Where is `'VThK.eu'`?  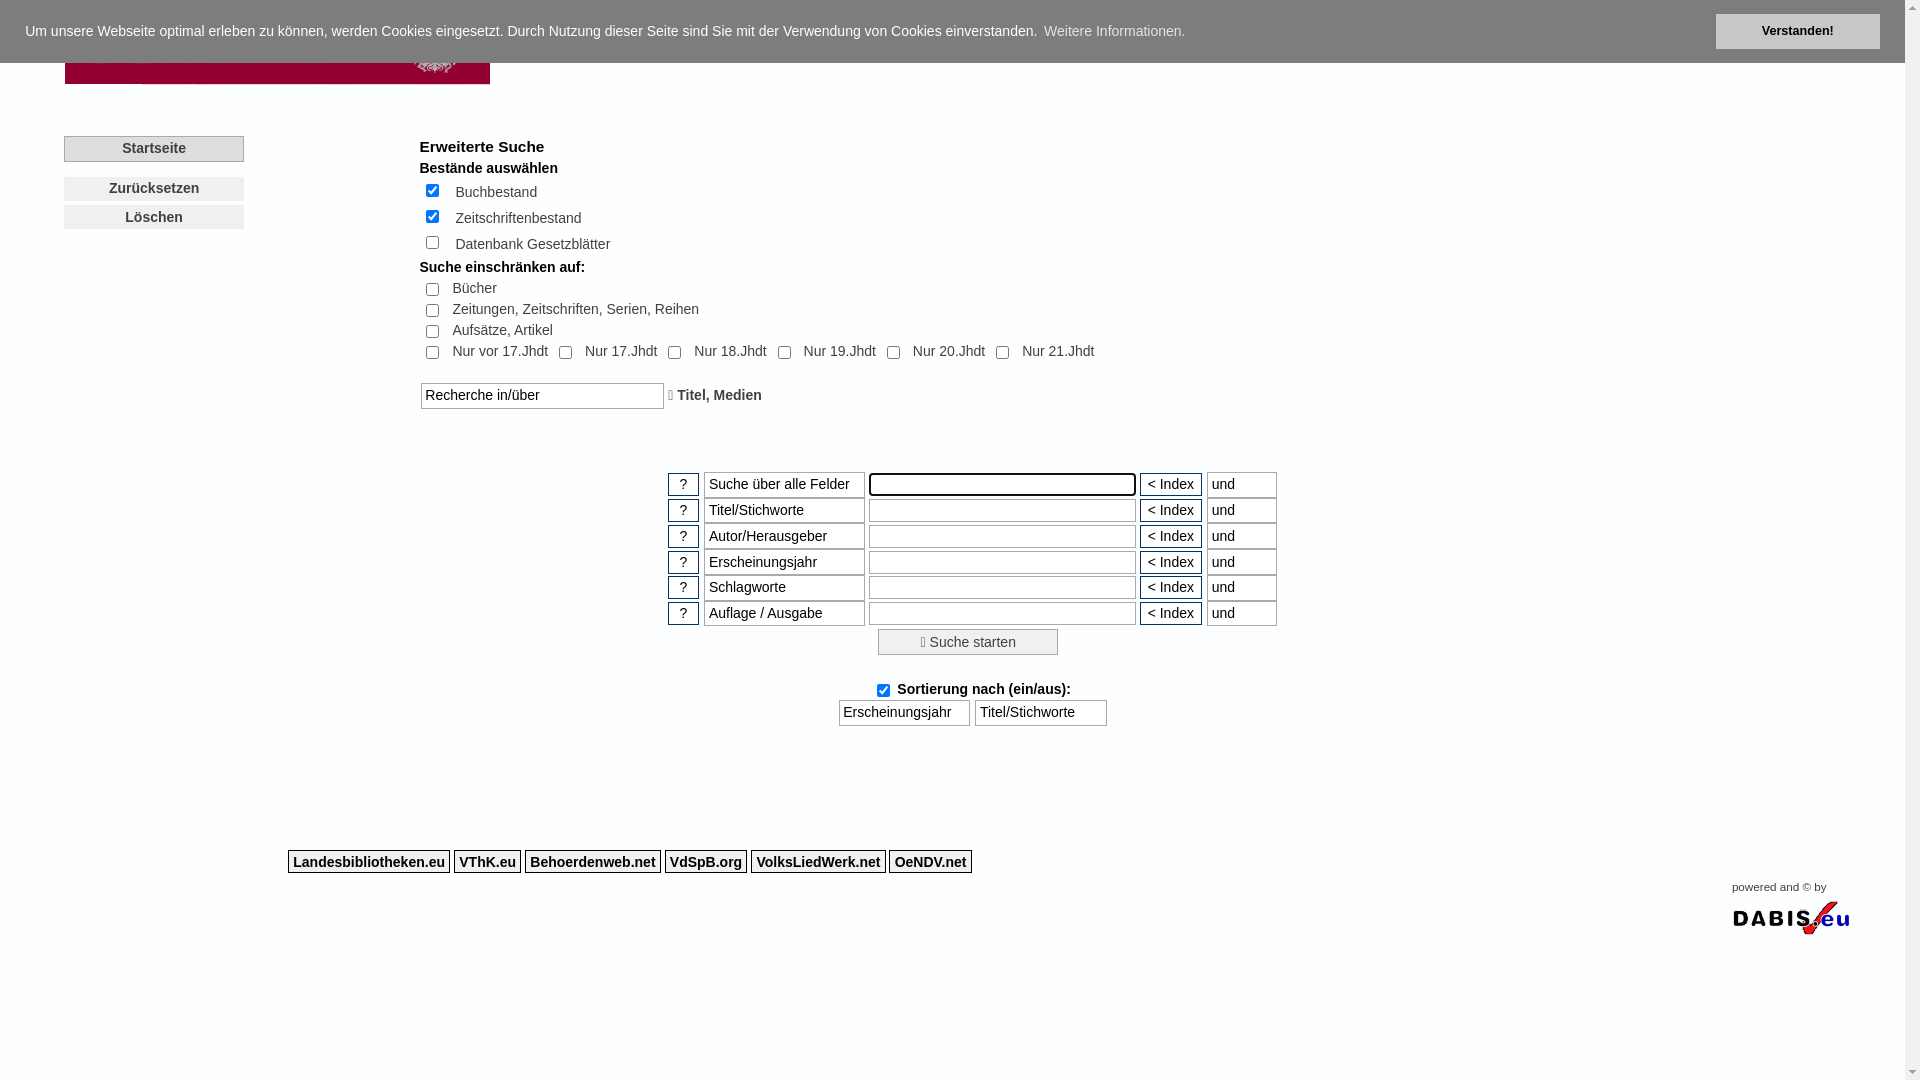 'VThK.eu' is located at coordinates (487, 860).